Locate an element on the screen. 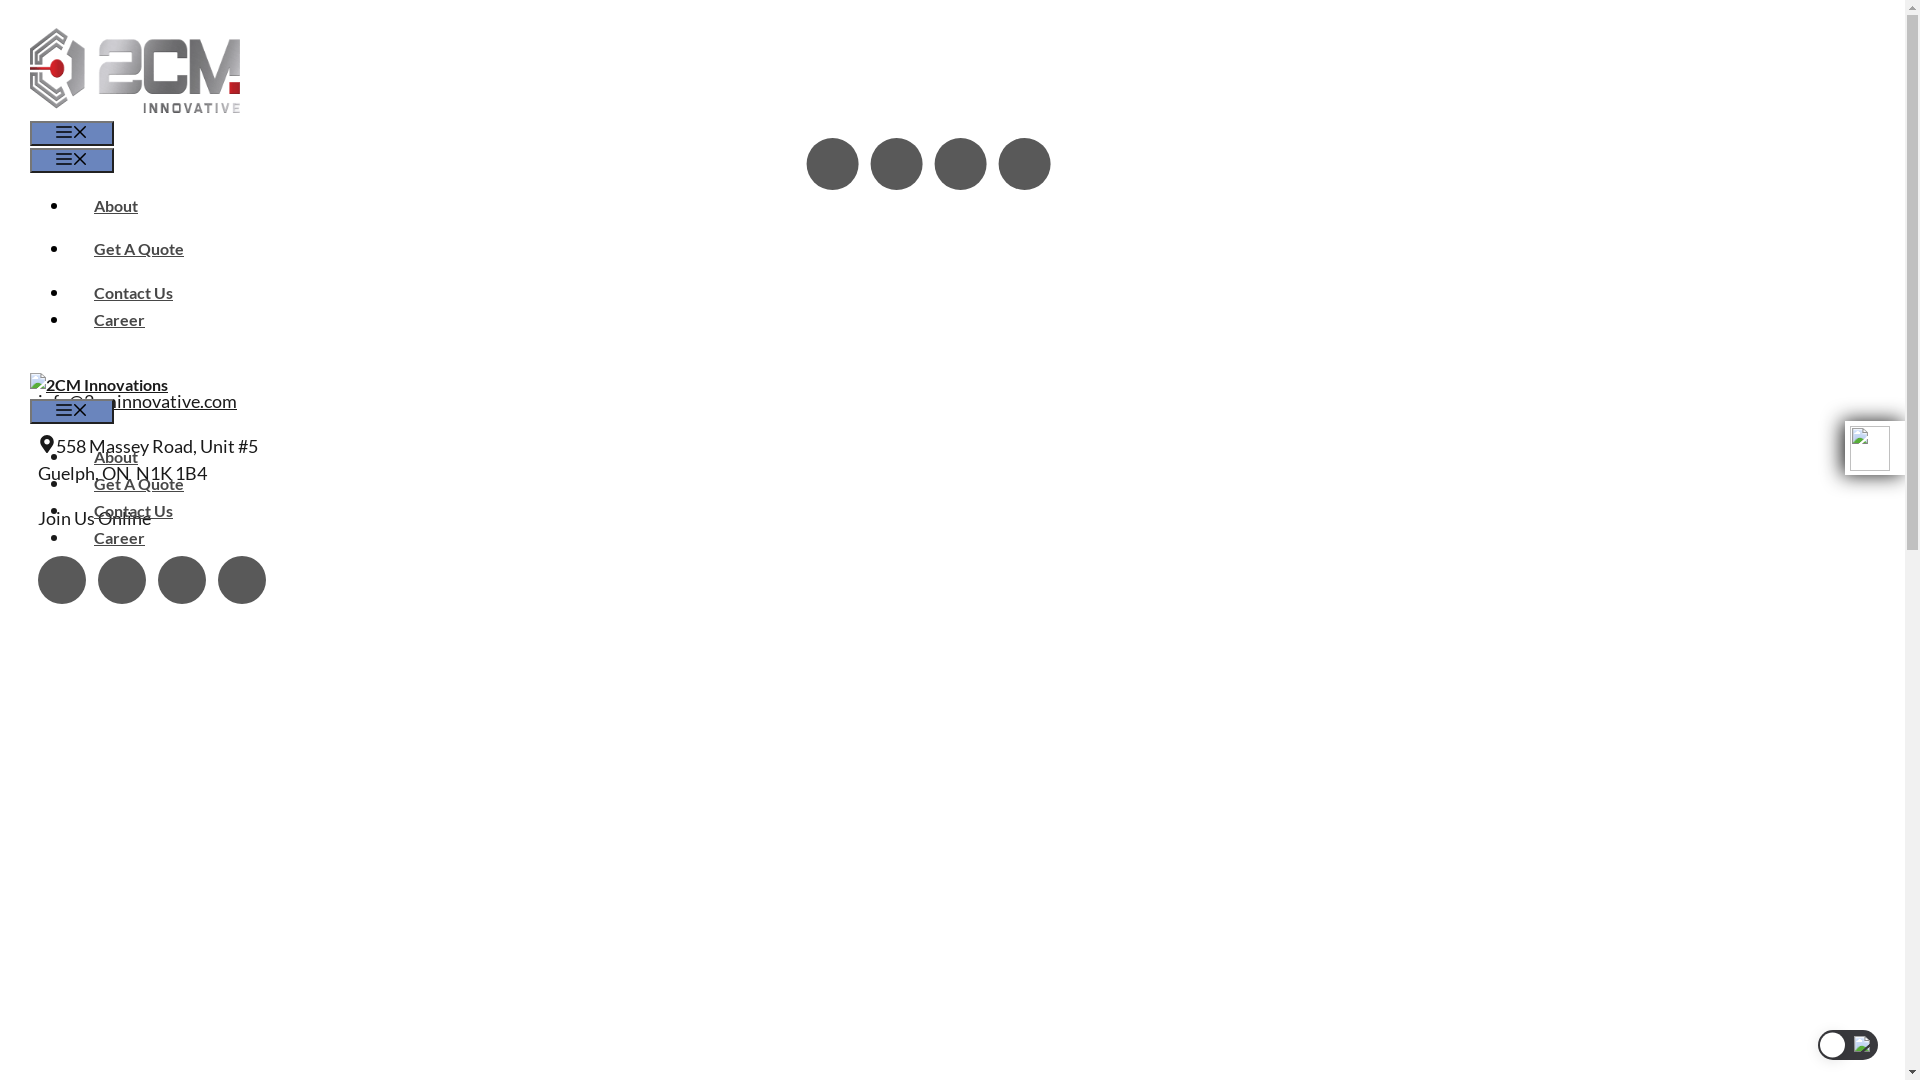  'Get A Quote' is located at coordinates (138, 247).